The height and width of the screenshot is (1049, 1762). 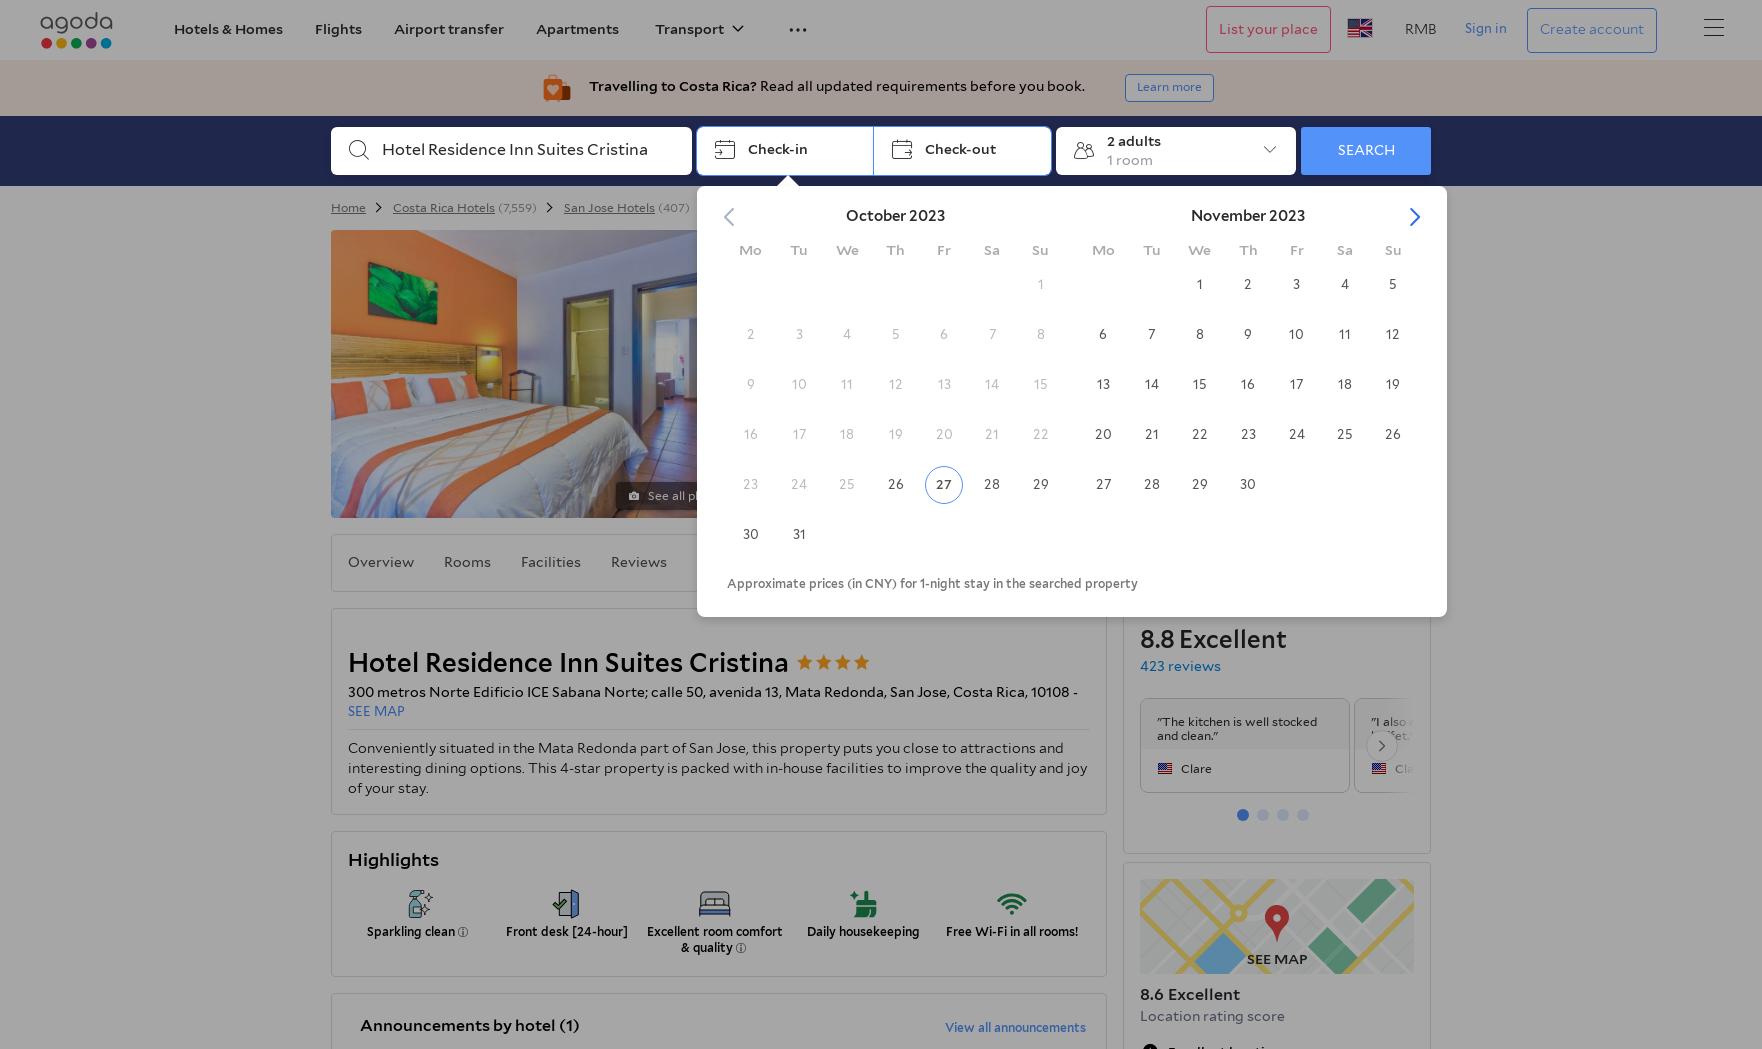 What do you see at coordinates (919, 85) in the screenshot?
I see `'Read all updated requirements before you book.'` at bounding box center [919, 85].